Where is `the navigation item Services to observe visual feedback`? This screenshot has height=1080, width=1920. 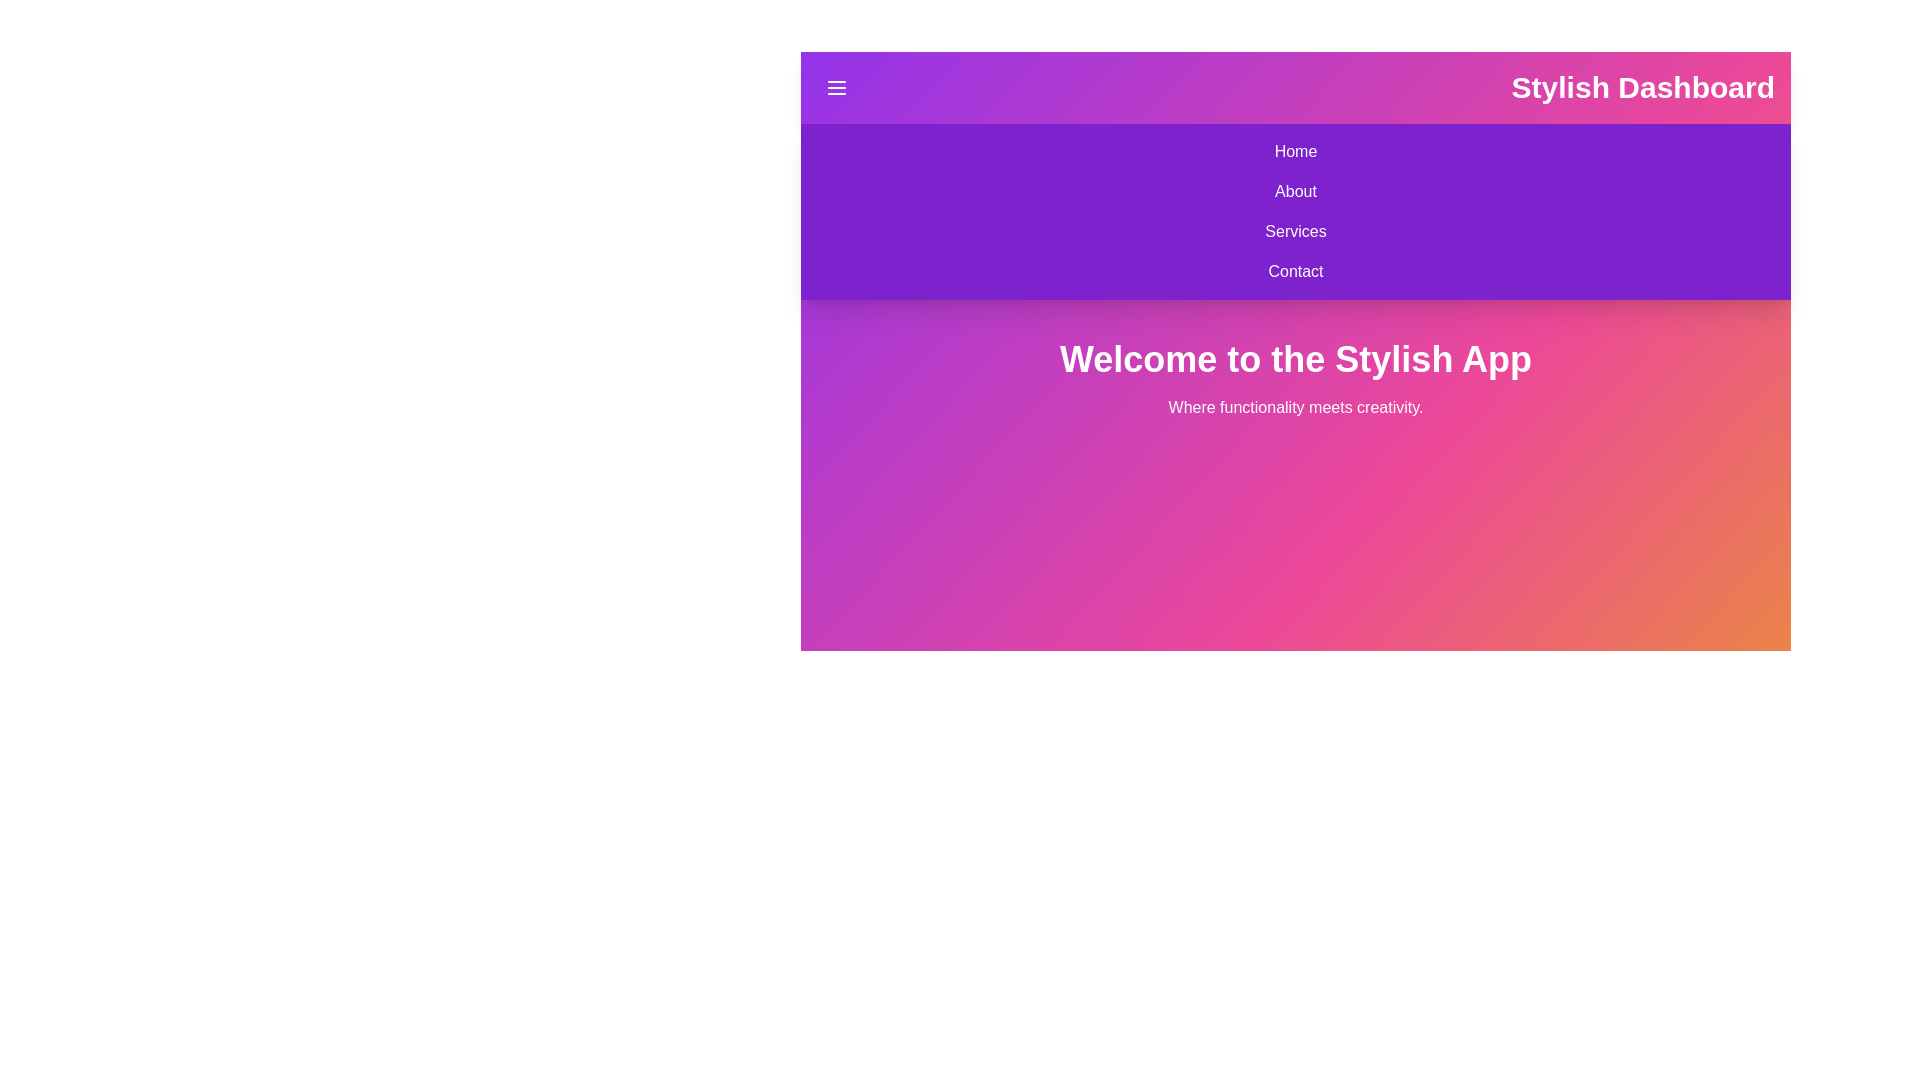 the navigation item Services to observe visual feedback is located at coordinates (1296, 230).